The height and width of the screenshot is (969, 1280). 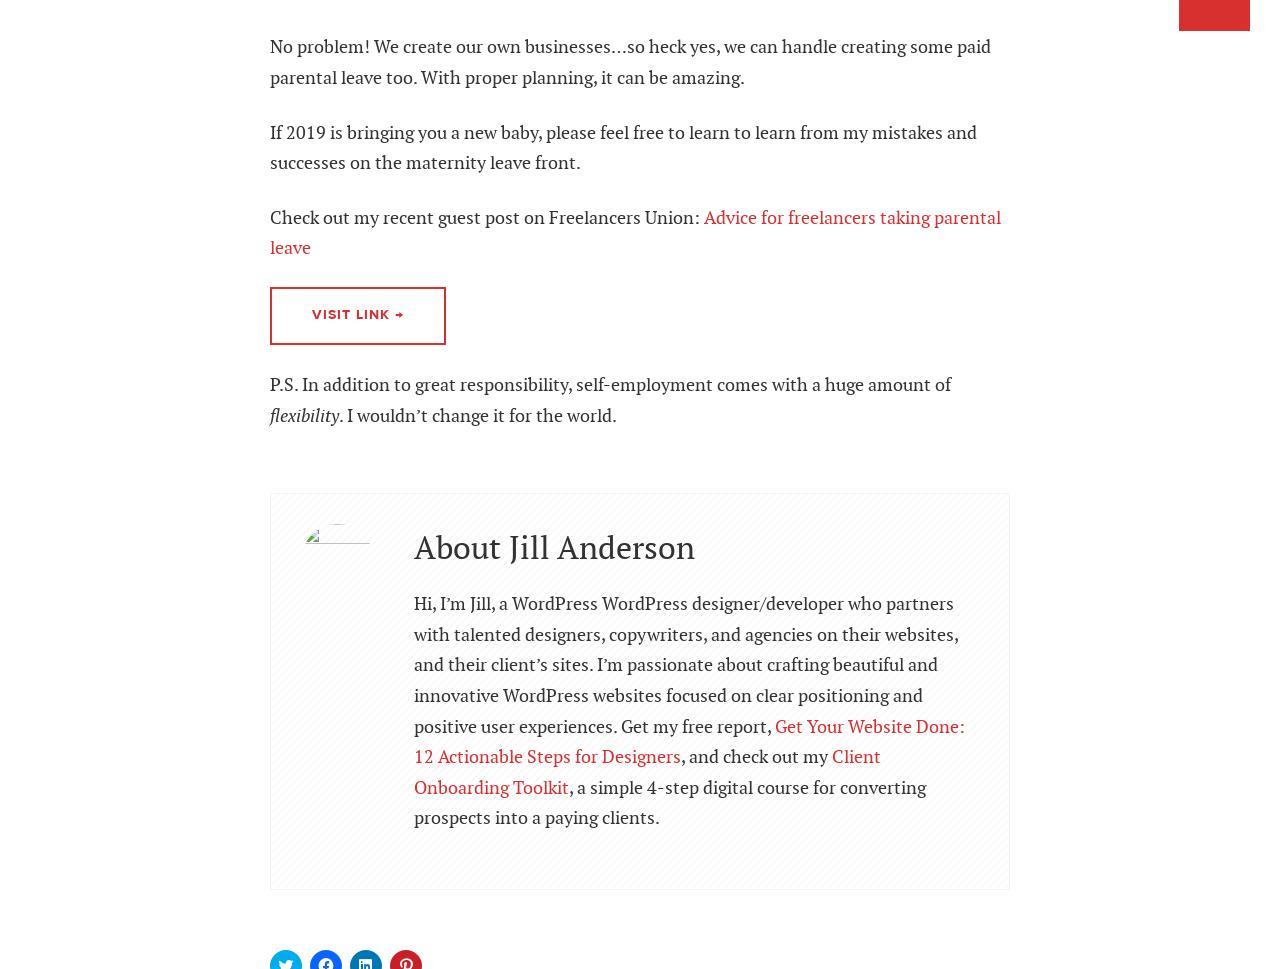 I want to click on ', and check out my', so click(x=755, y=756).